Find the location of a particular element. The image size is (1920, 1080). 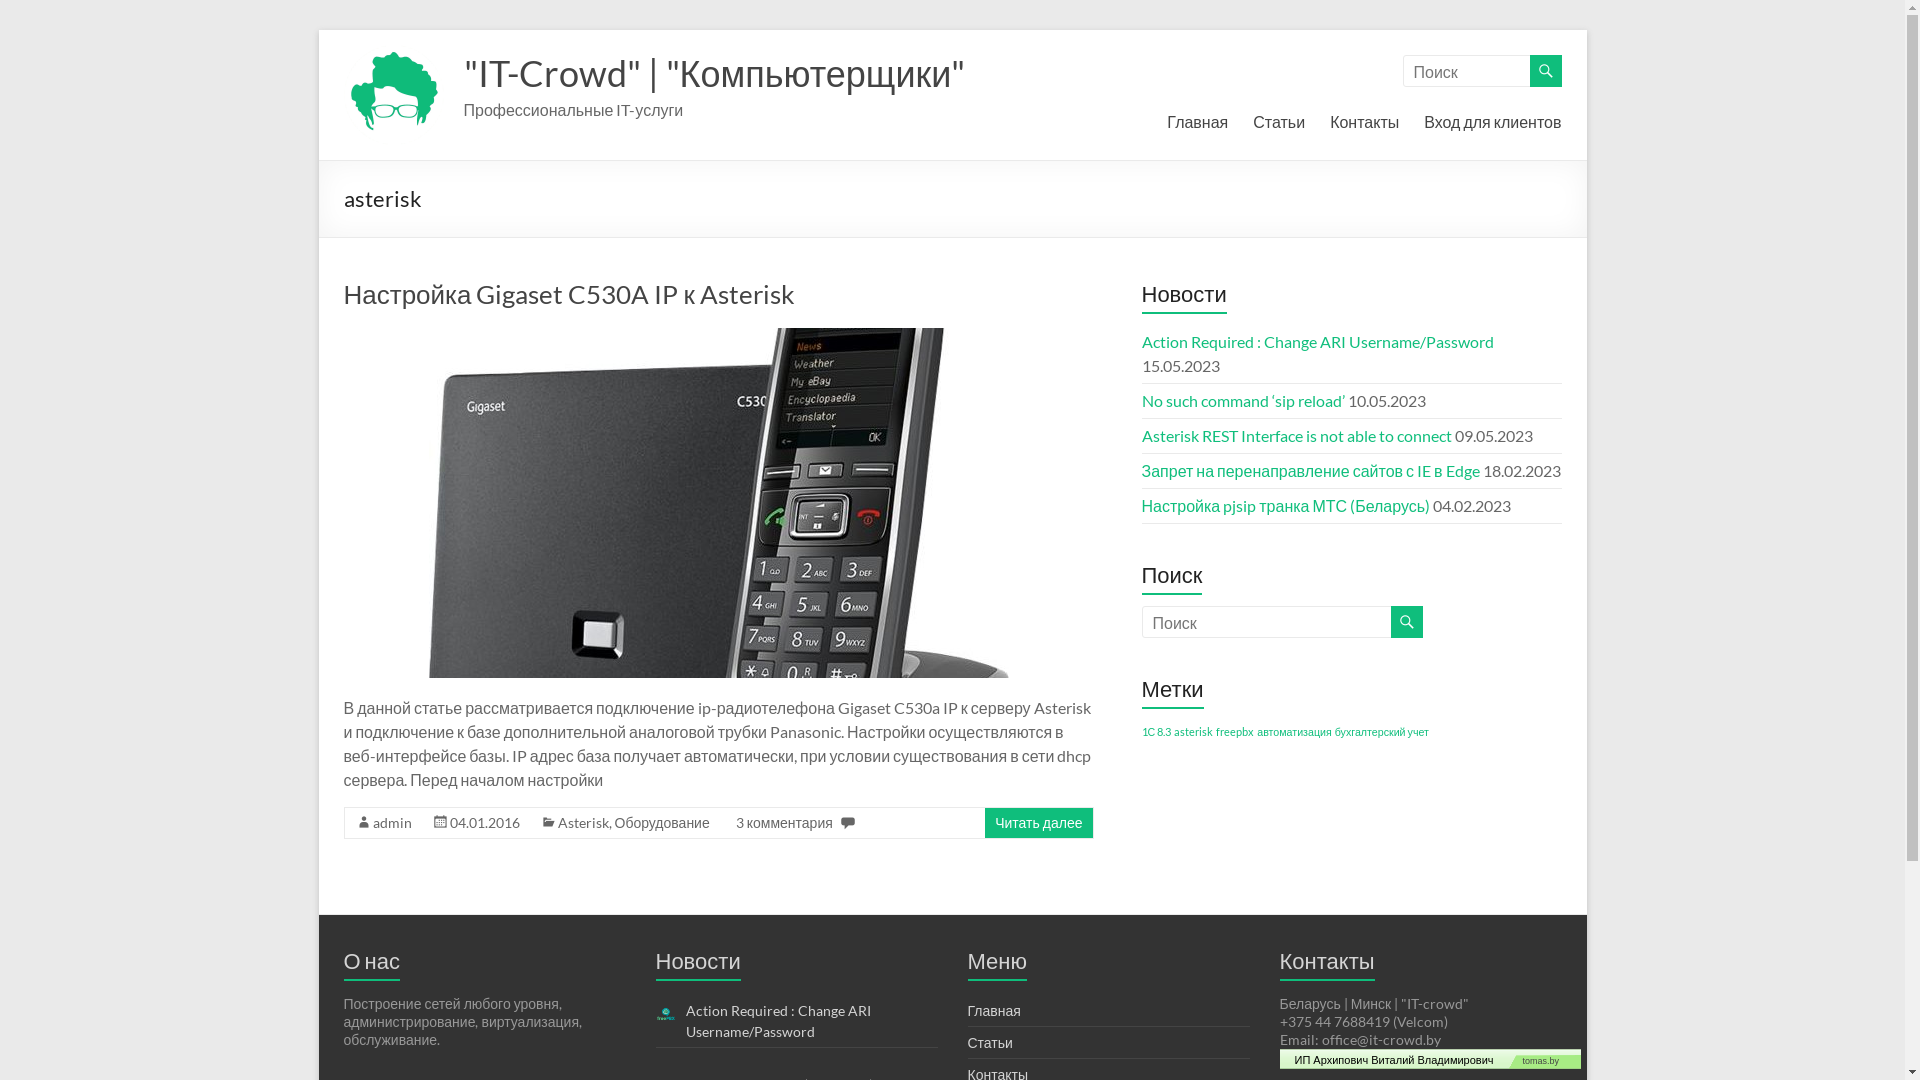

'Asterisk REST Interface is not able to connect' is located at coordinates (1296, 434).